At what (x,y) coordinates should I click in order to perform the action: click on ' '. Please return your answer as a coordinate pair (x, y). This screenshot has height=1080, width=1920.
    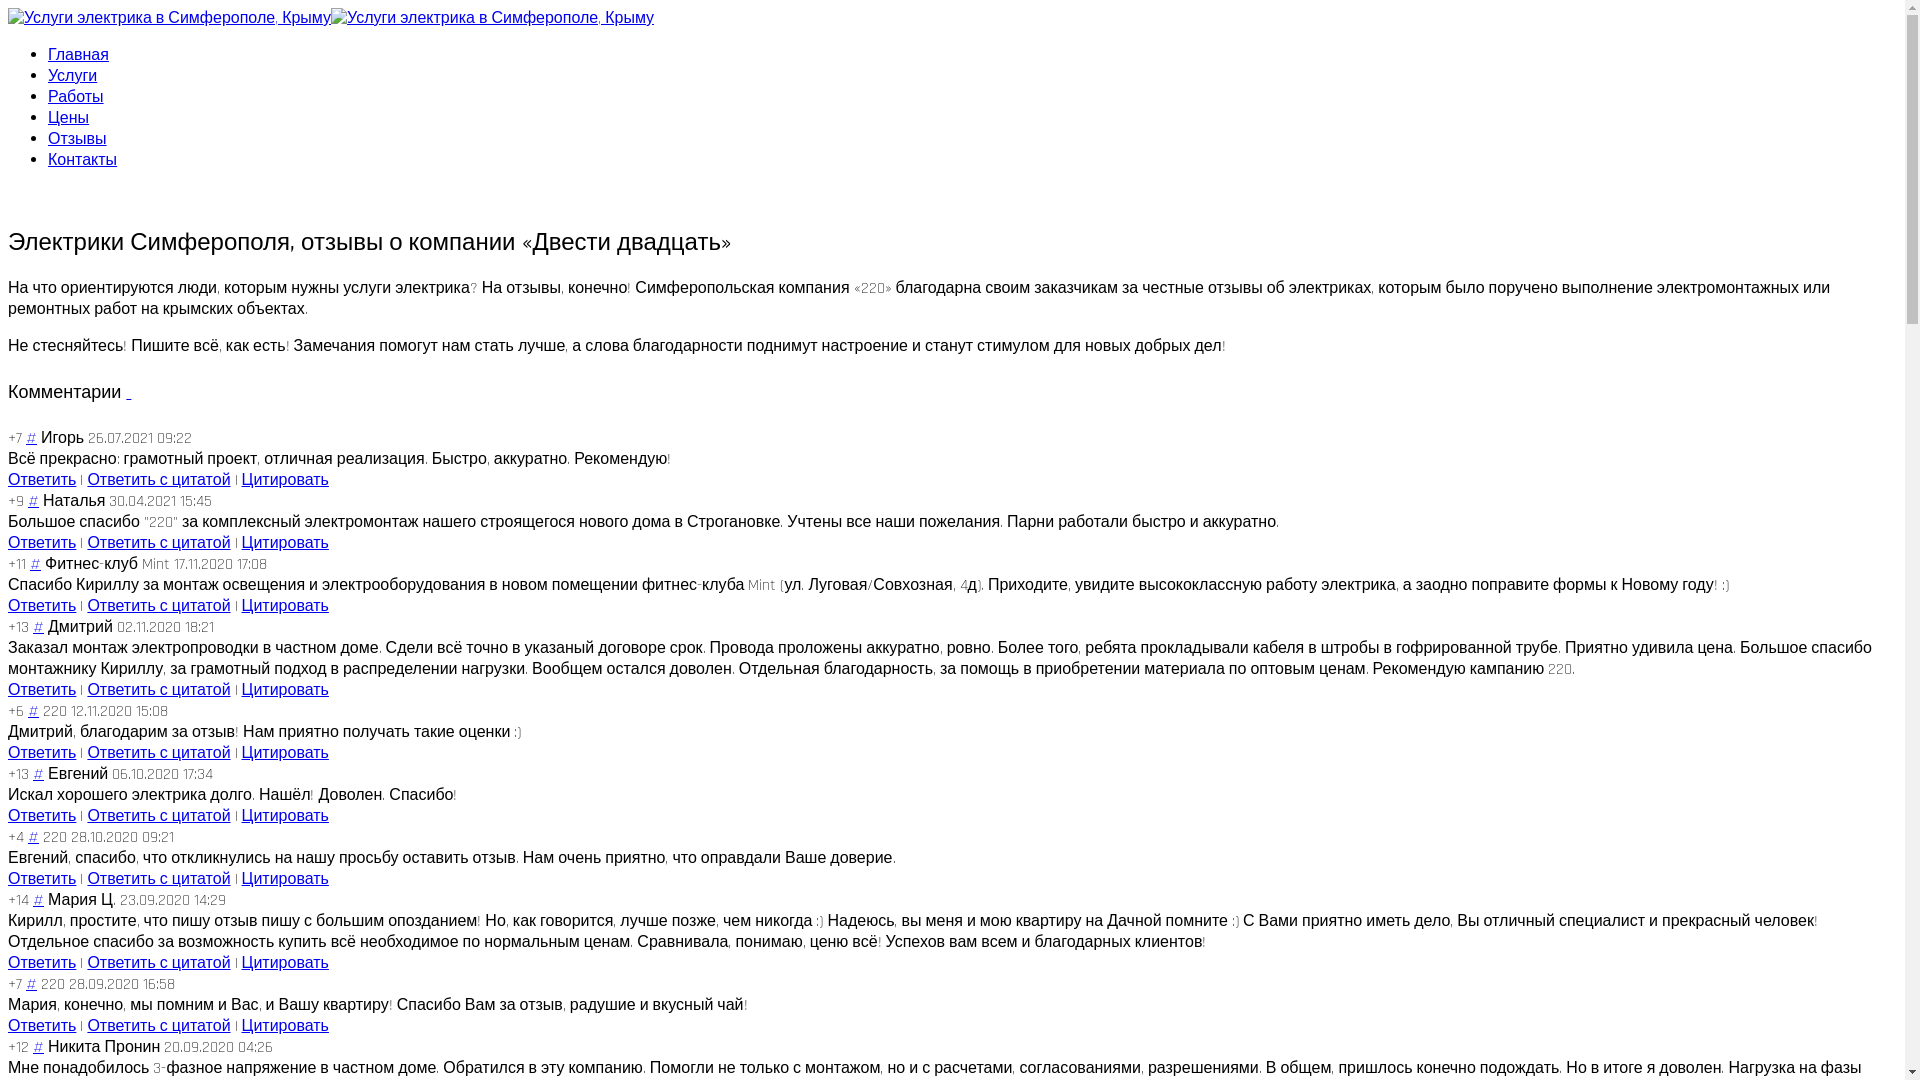
    Looking at the image, I should click on (127, 392).